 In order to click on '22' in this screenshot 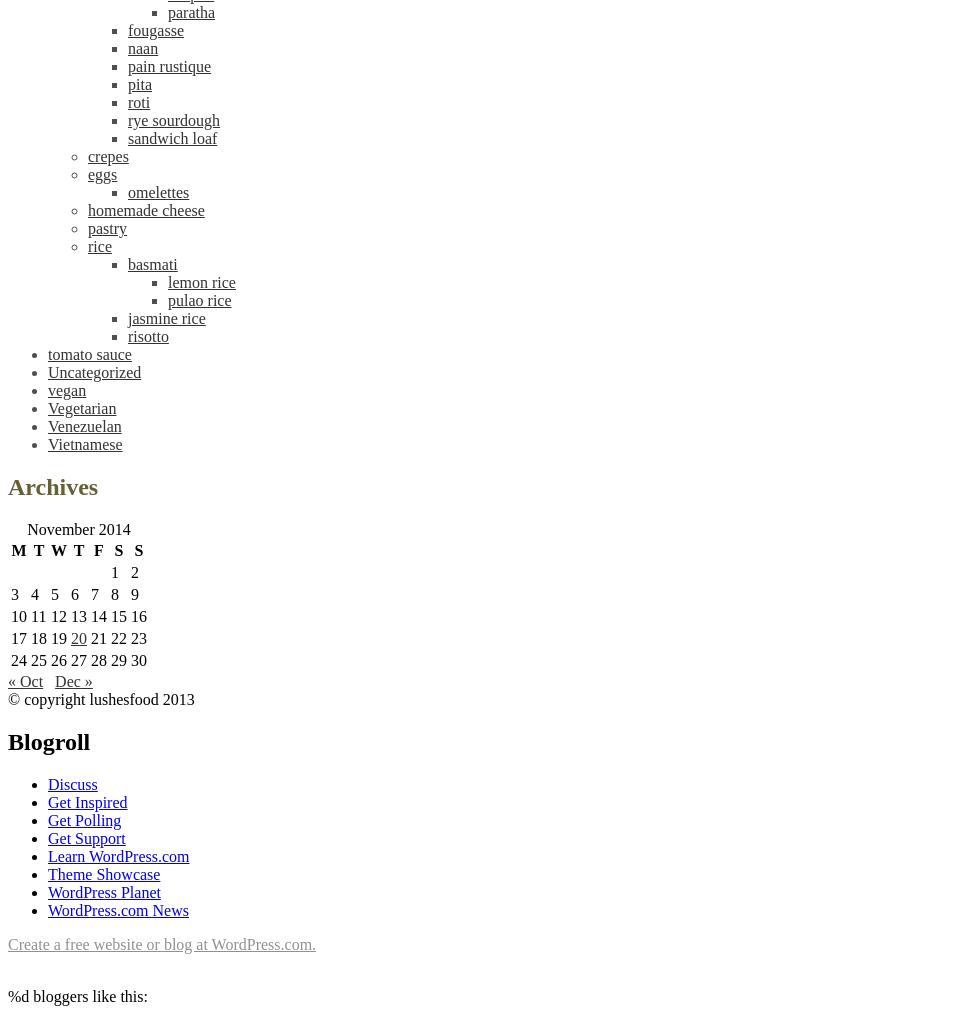, I will do `click(118, 638)`.